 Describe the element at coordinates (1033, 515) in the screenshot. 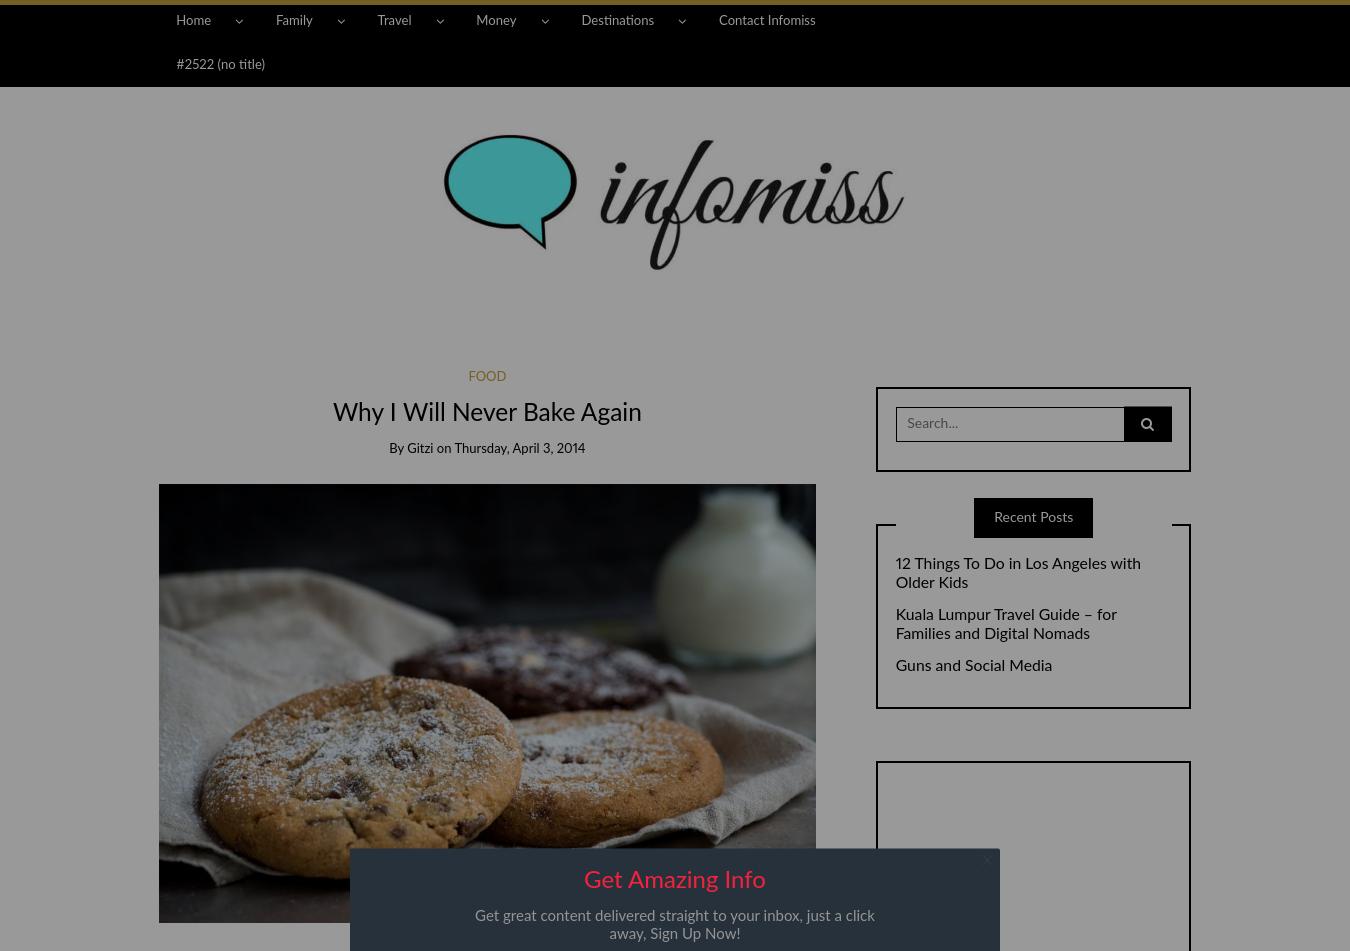

I see `'Recent Posts'` at that location.